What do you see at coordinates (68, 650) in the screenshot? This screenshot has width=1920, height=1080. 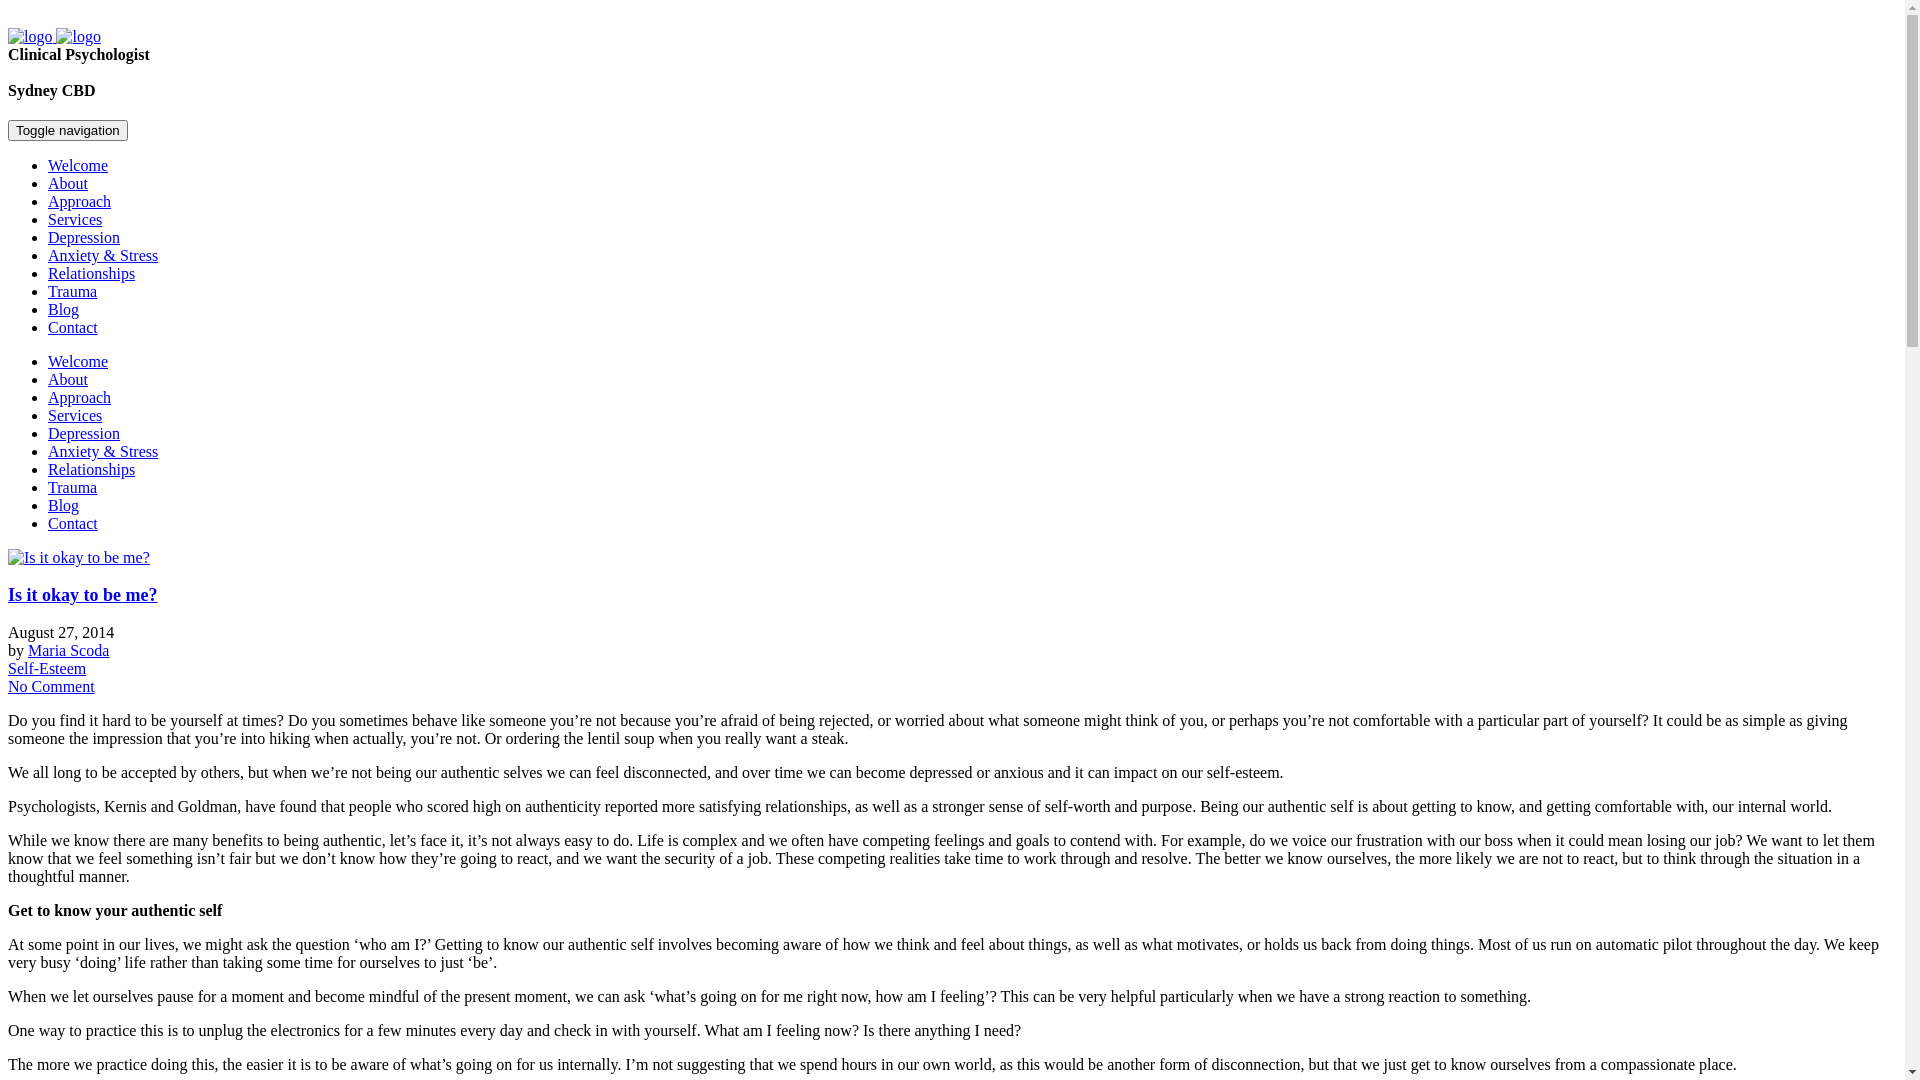 I see `'Maria Scoda'` at bounding box center [68, 650].